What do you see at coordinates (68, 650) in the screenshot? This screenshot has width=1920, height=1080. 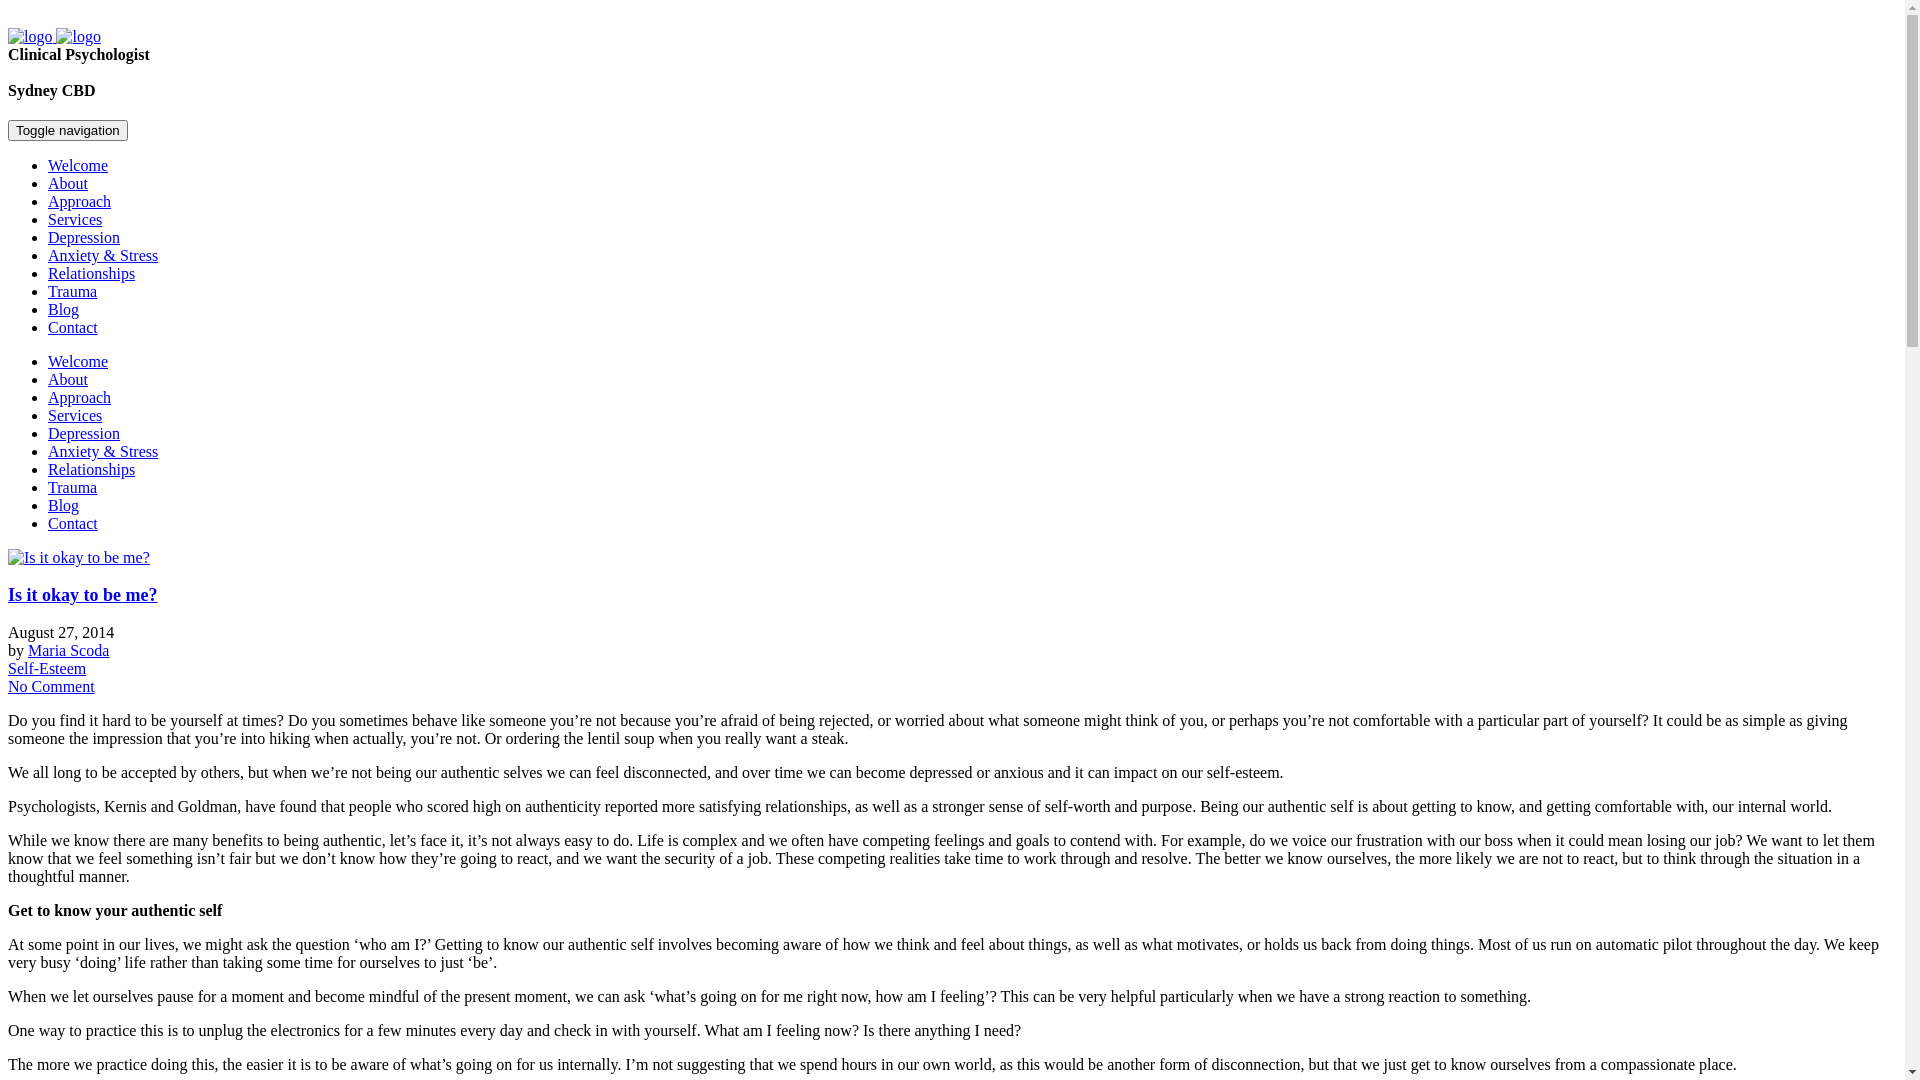 I see `'Maria Scoda'` at bounding box center [68, 650].